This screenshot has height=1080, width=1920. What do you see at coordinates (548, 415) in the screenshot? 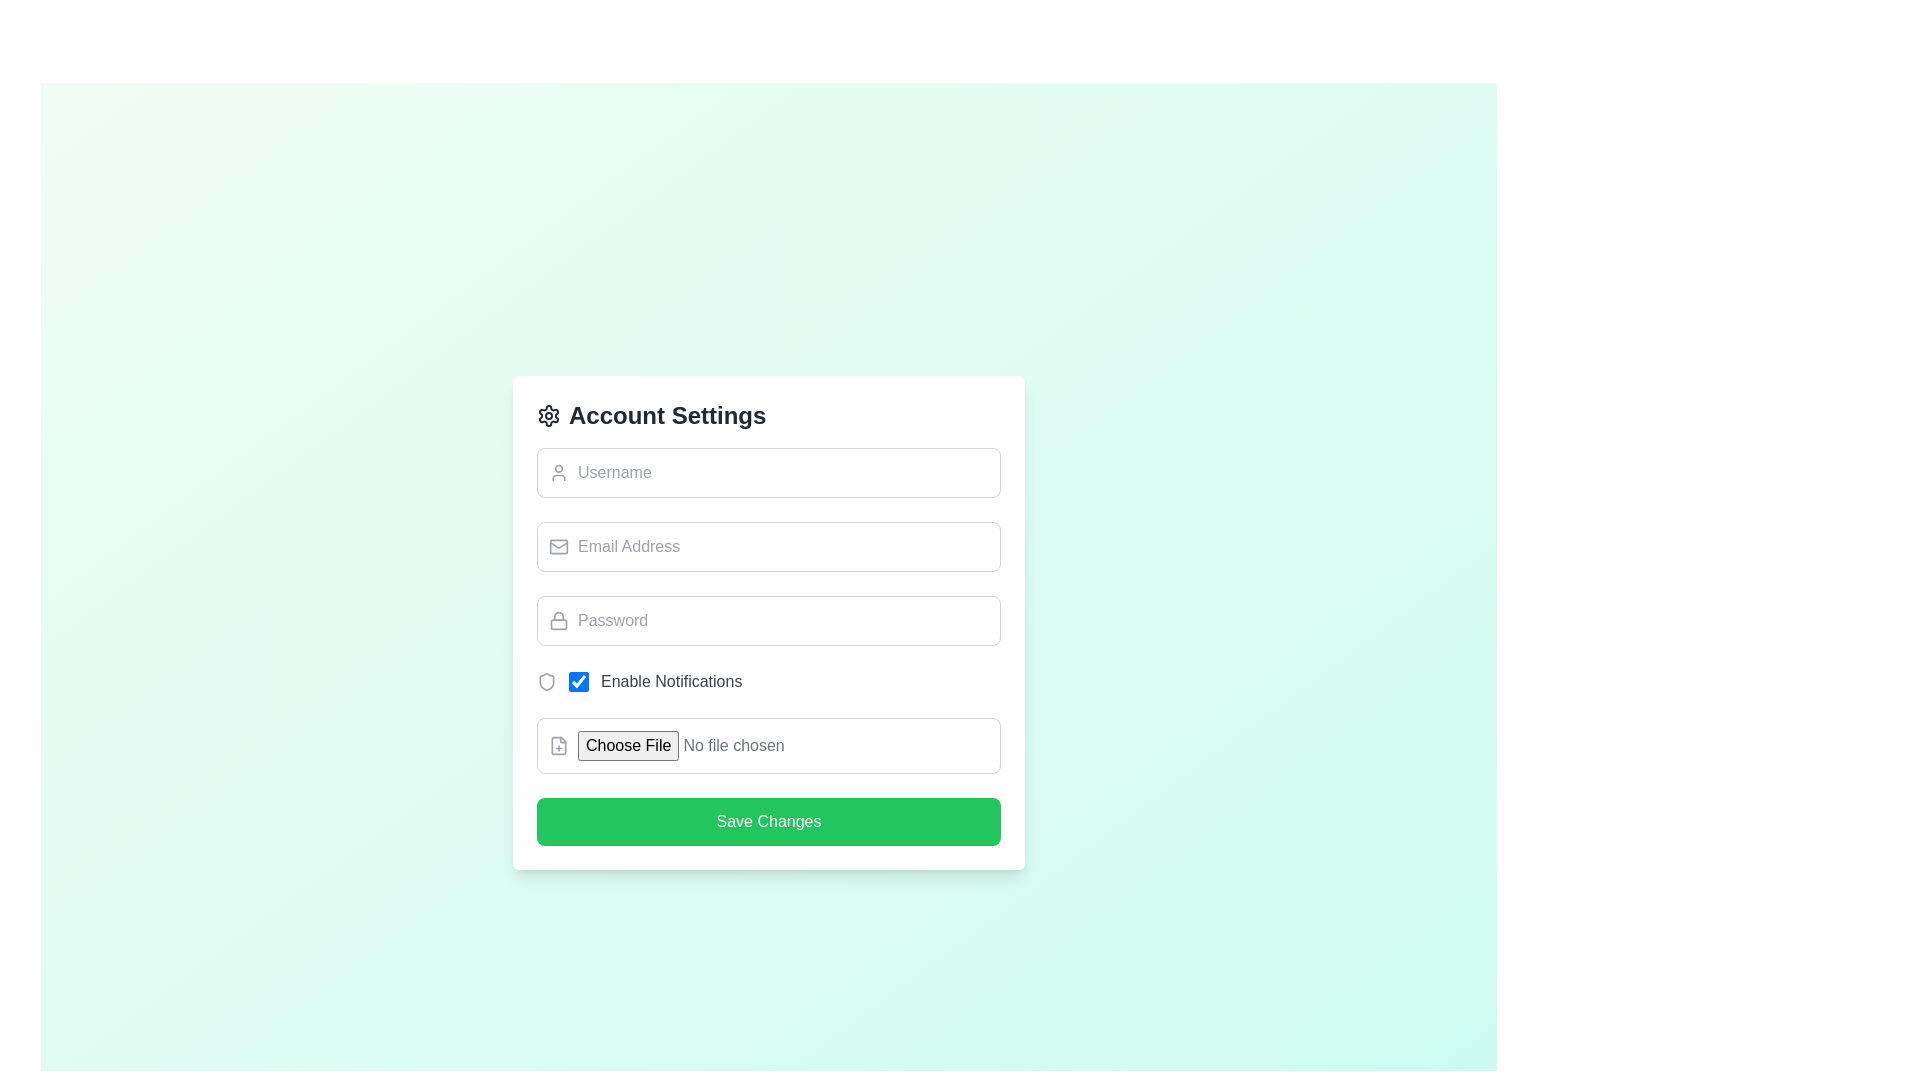
I see `gear icon representing settings, located to the left of the 'Account Settings' text, by clicking on it` at bounding box center [548, 415].